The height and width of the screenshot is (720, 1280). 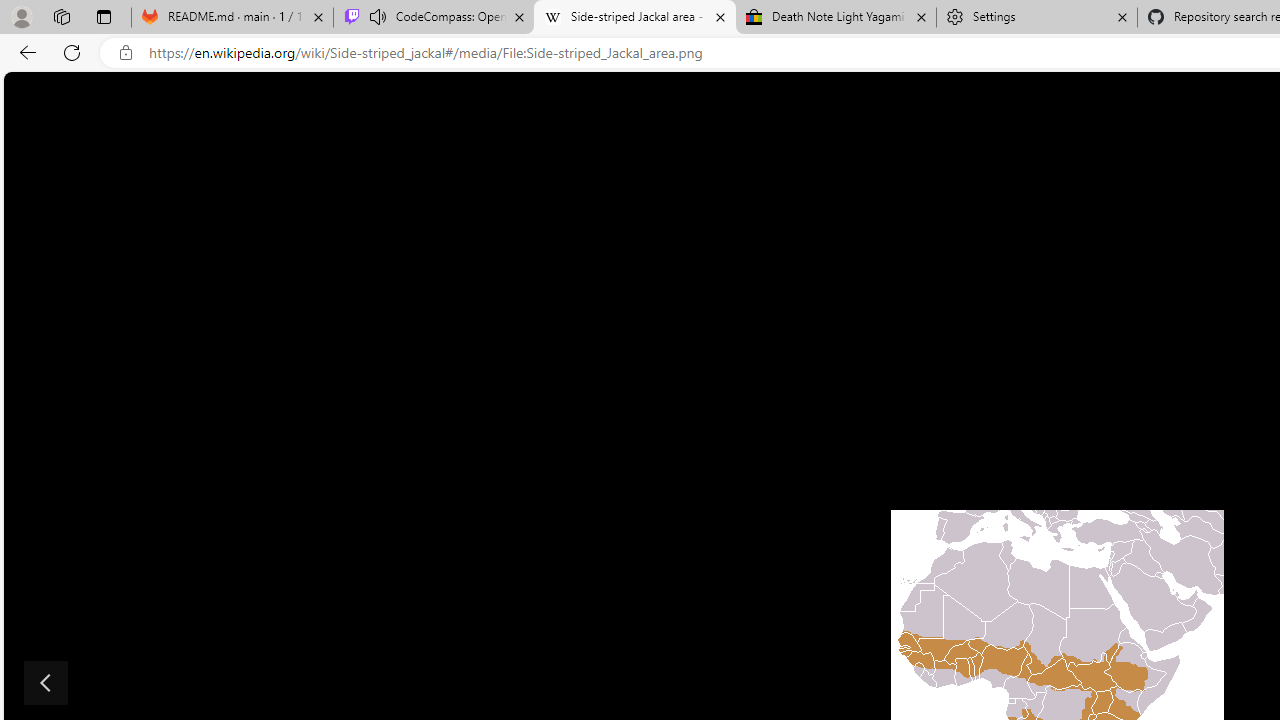 I want to click on 'Show previous image', so click(x=46, y=681).